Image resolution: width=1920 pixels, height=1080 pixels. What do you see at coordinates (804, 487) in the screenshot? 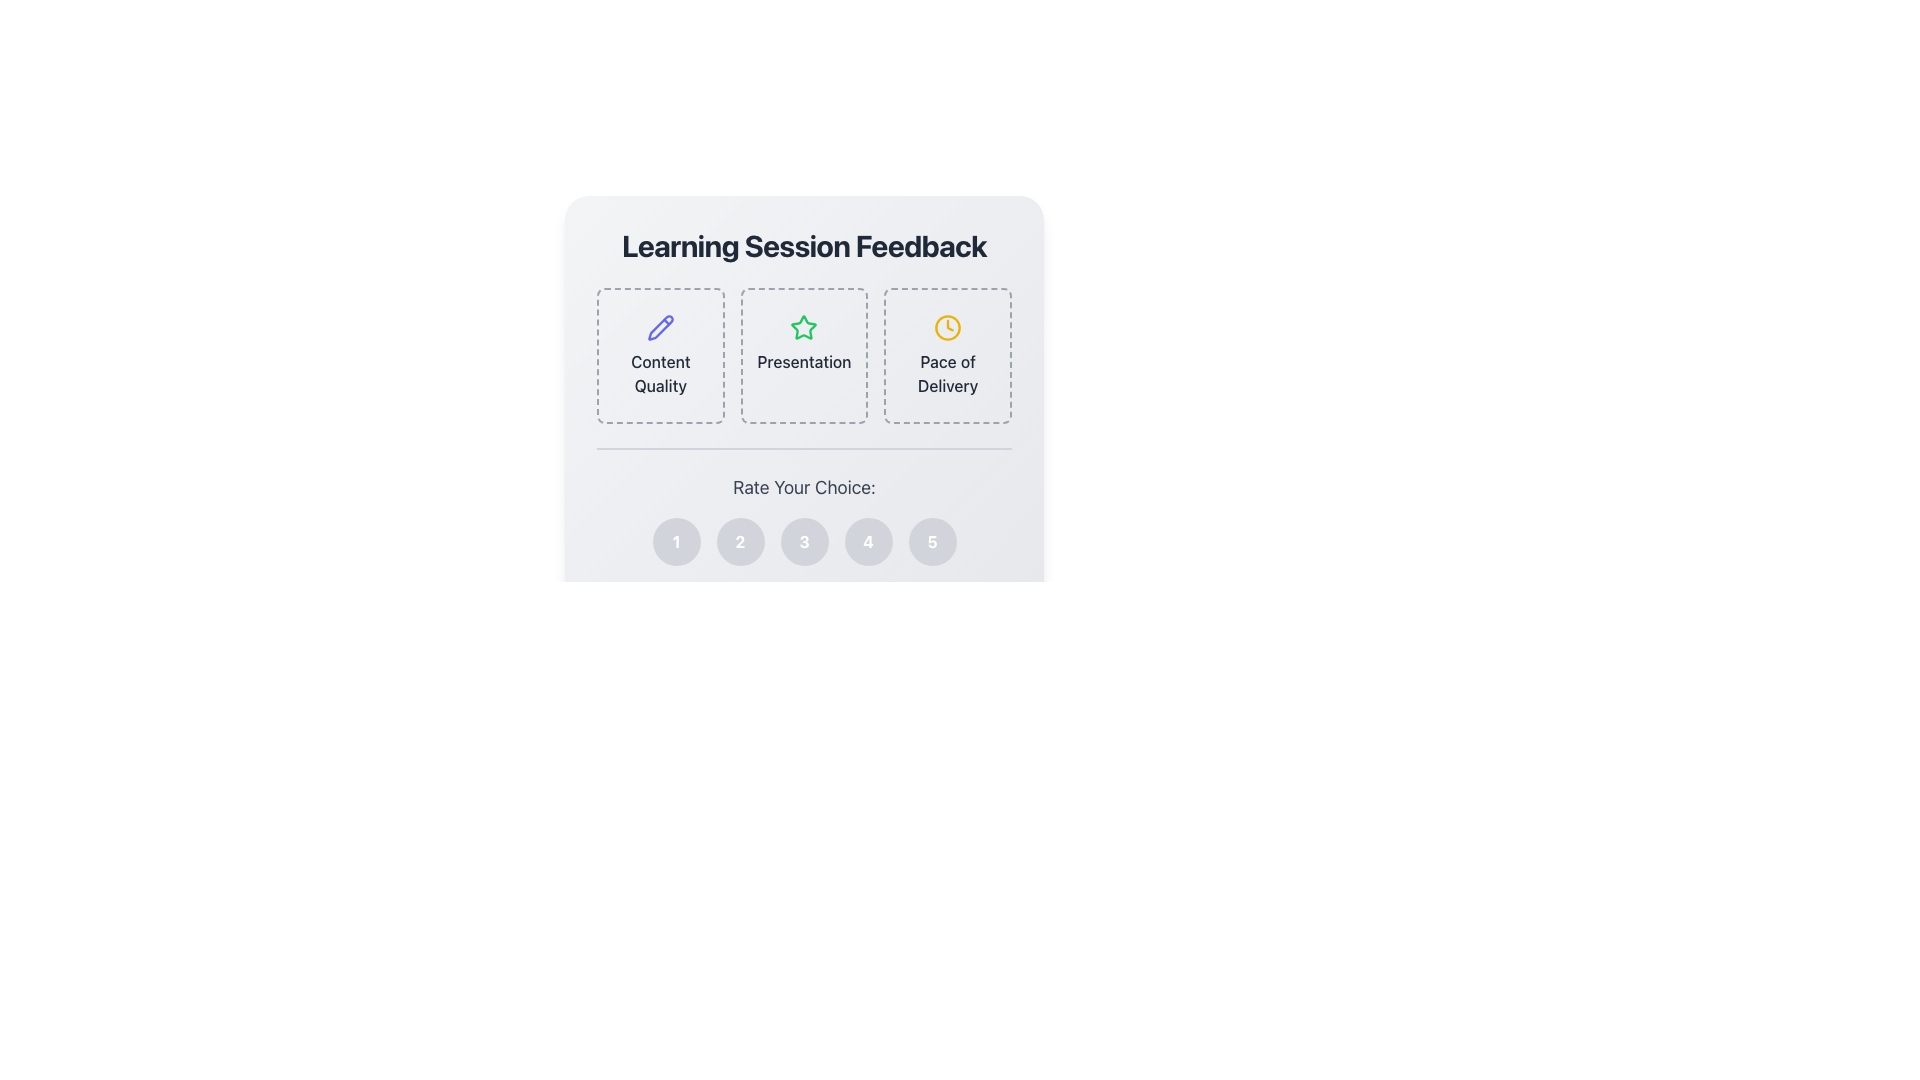
I see `the descriptive text label that prompts users to make a rating selection, located directly above a row of circular buttons numbered 1 to 5` at bounding box center [804, 487].